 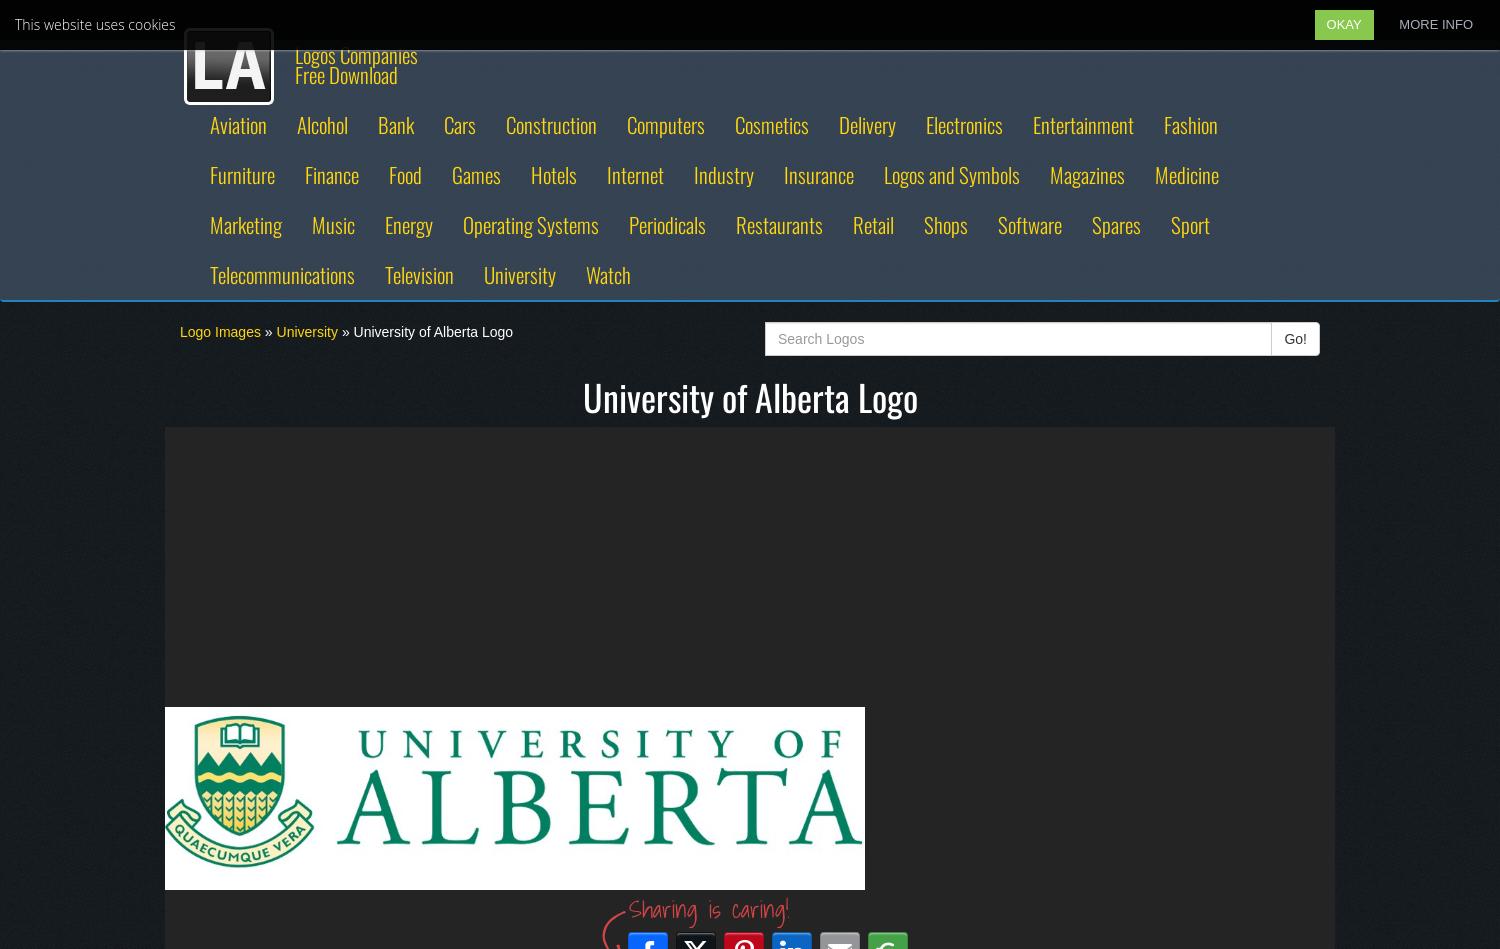 What do you see at coordinates (707, 907) in the screenshot?
I see `'Sharing is caring!'` at bounding box center [707, 907].